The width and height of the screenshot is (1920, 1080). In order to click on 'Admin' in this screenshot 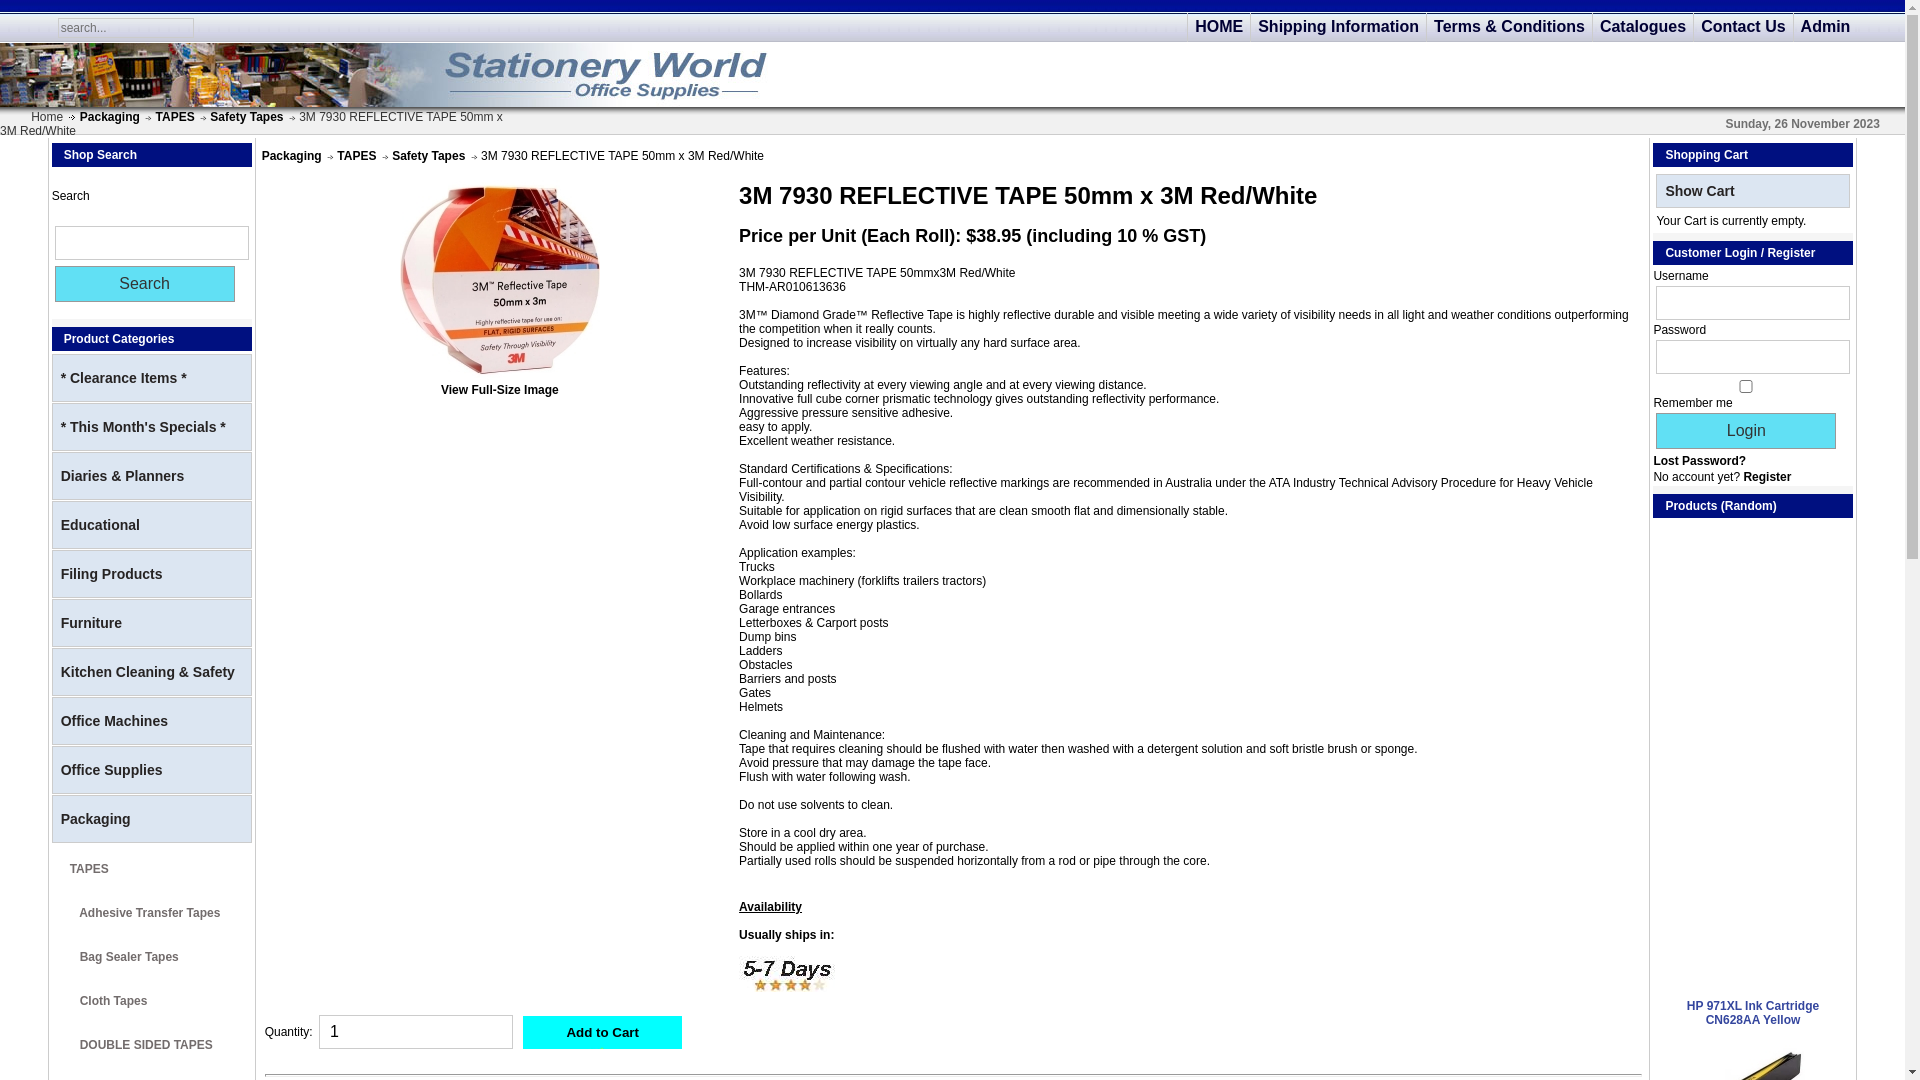, I will do `click(1825, 26)`.